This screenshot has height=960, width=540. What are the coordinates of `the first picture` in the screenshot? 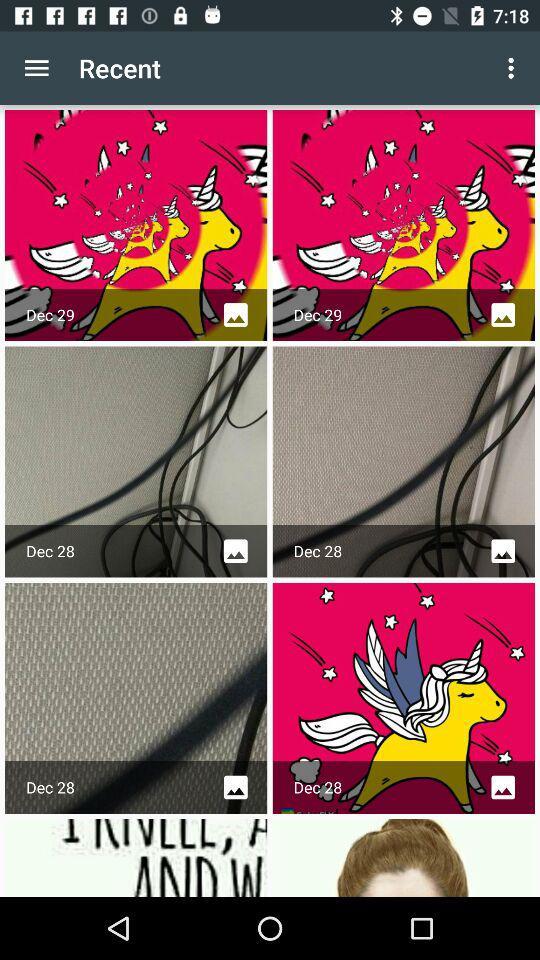 It's located at (135, 225).